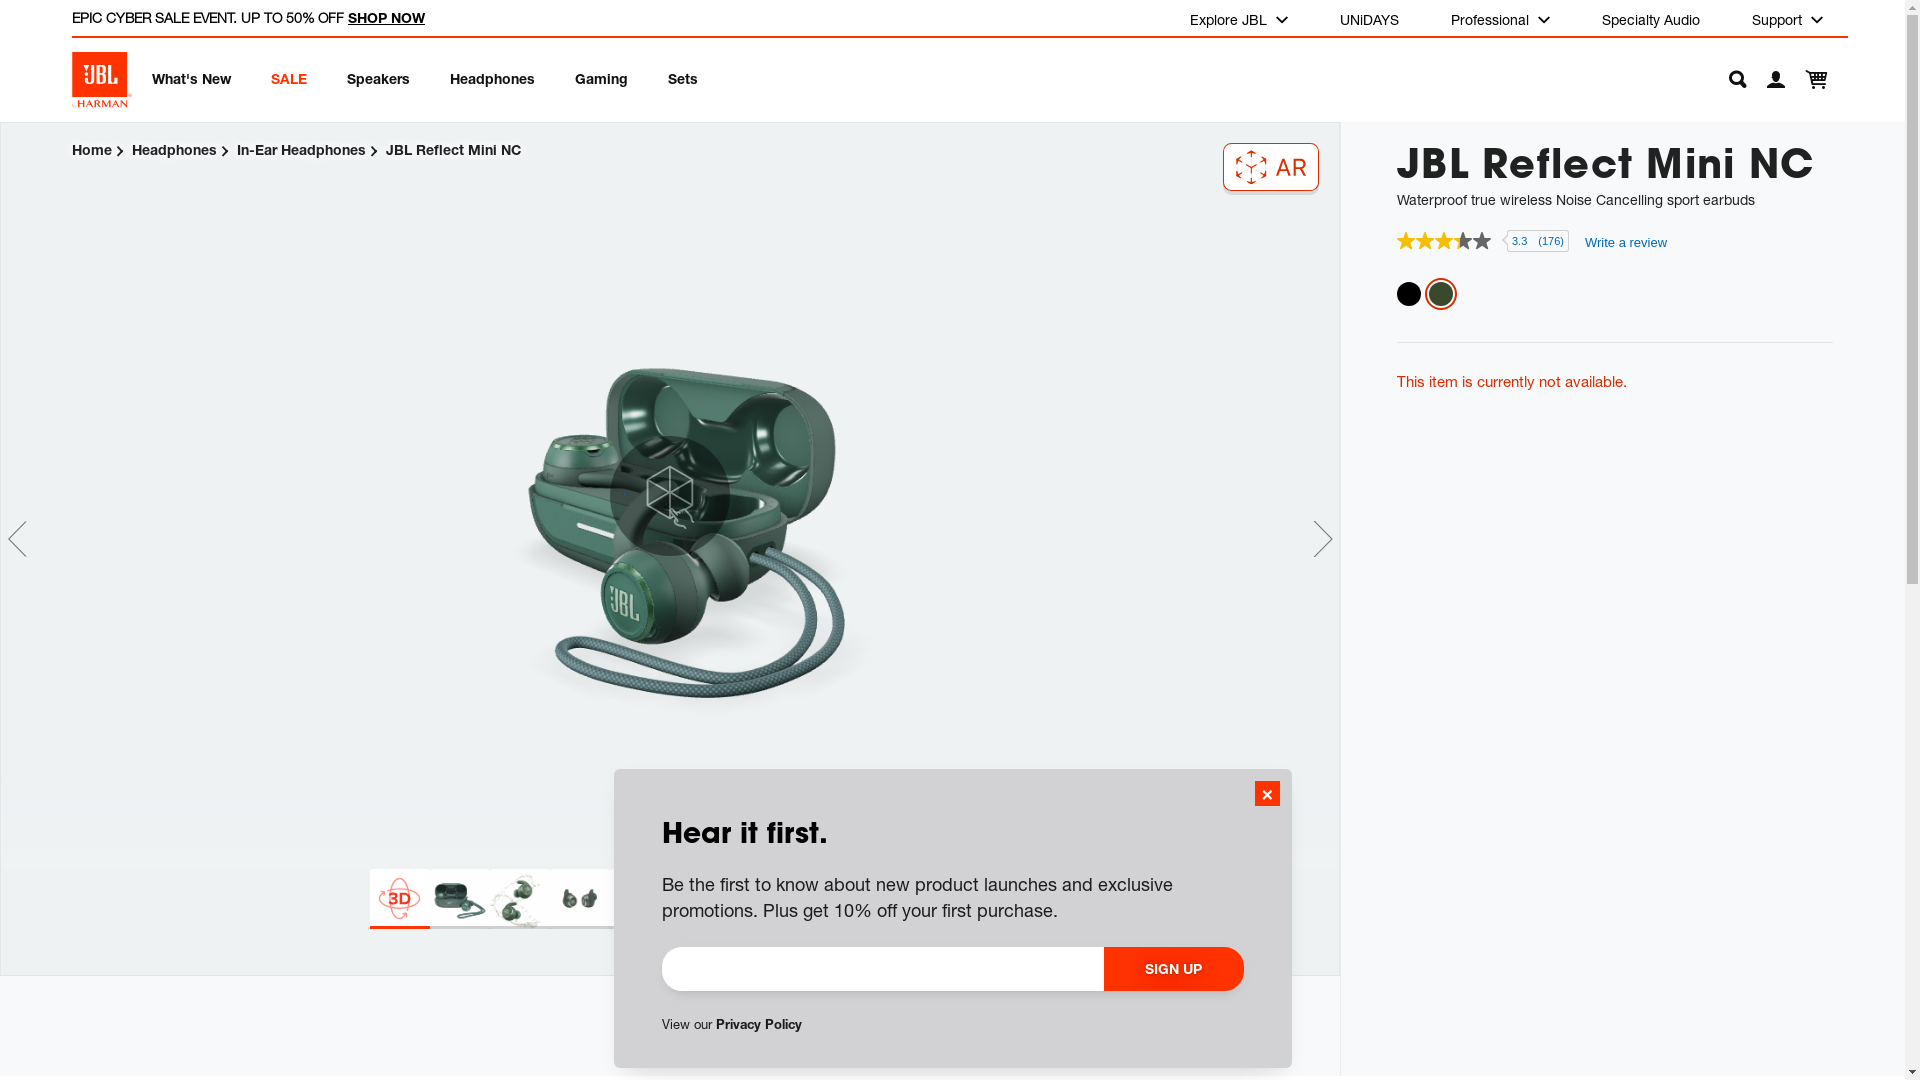 Image resolution: width=1920 pixels, height=1080 pixels. What do you see at coordinates (1726, 79) in the screenshot?
I see `'Search'` at bounding box center [1726, 79].